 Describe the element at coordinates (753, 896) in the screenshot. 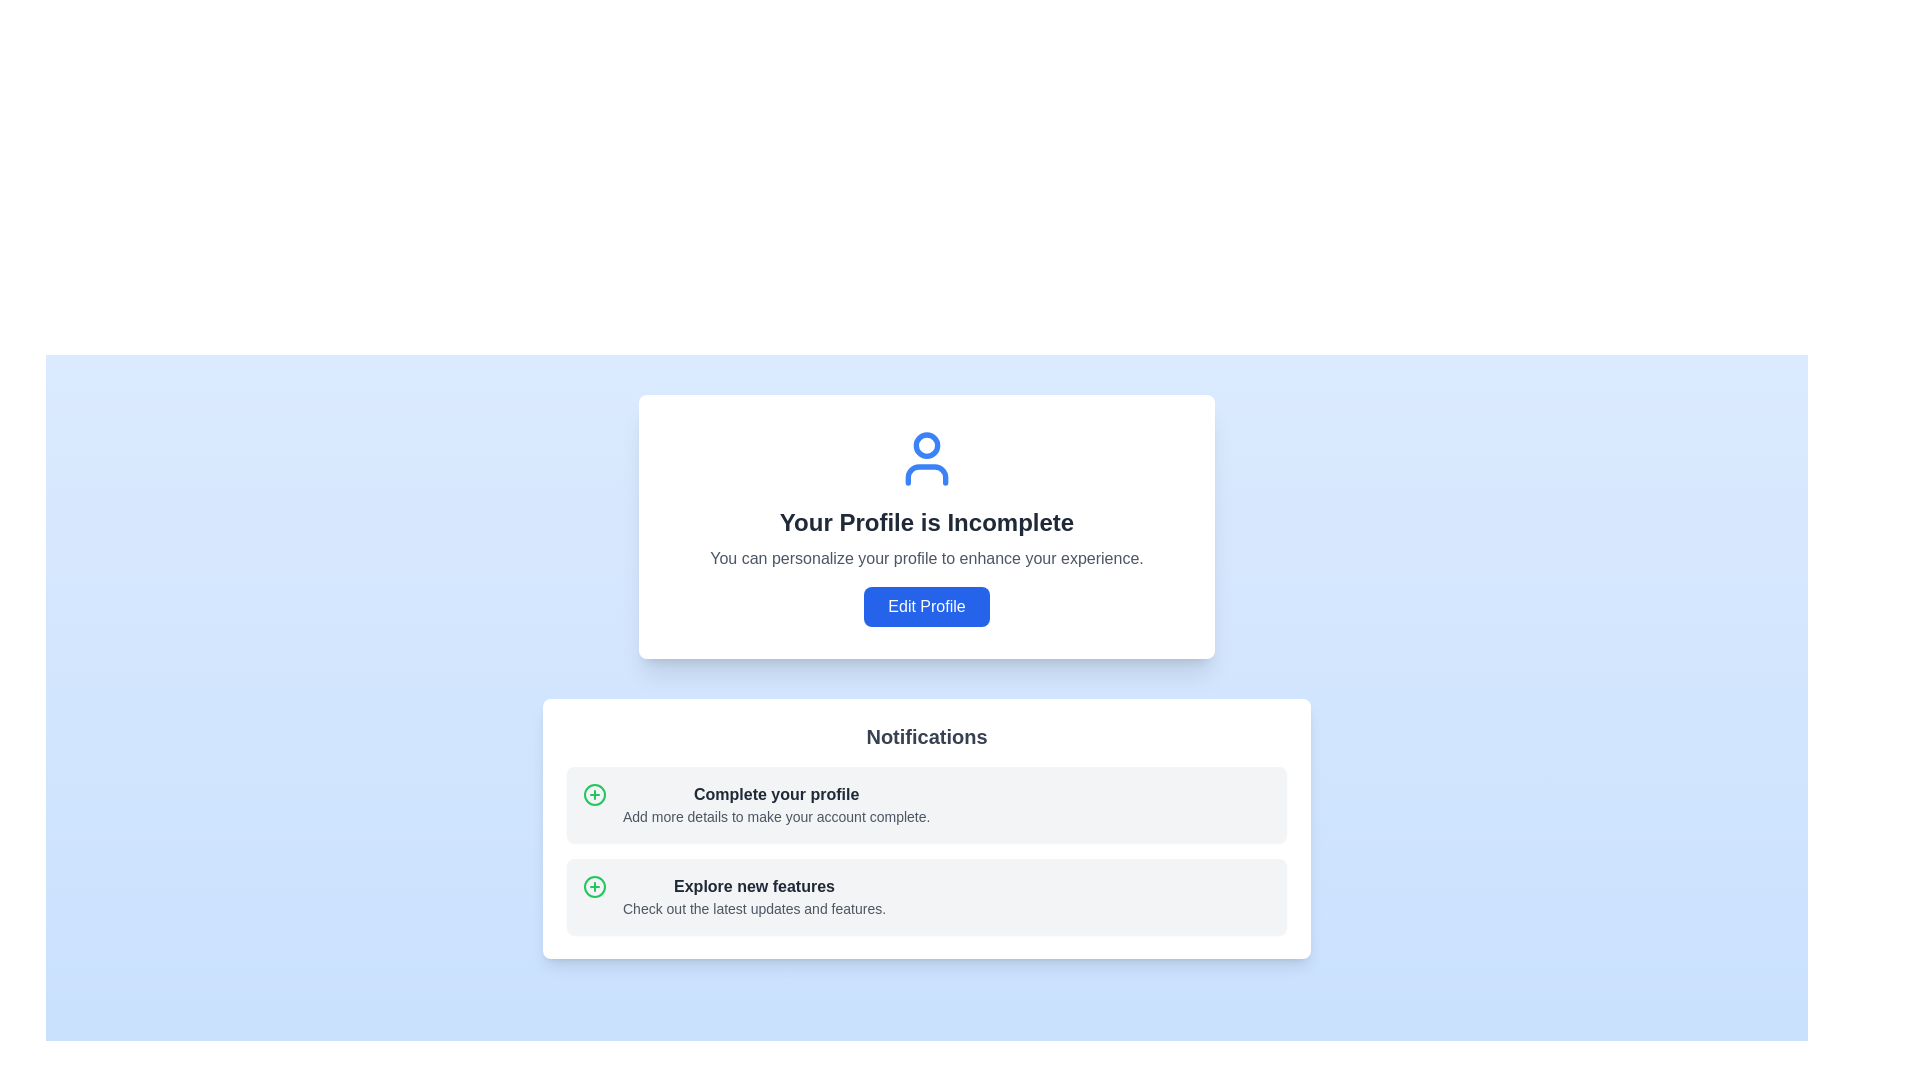

I see `the informational Text Display that conveys details about new features, located within the lower notification card, to the right of the green circular '+' icon` at that location.